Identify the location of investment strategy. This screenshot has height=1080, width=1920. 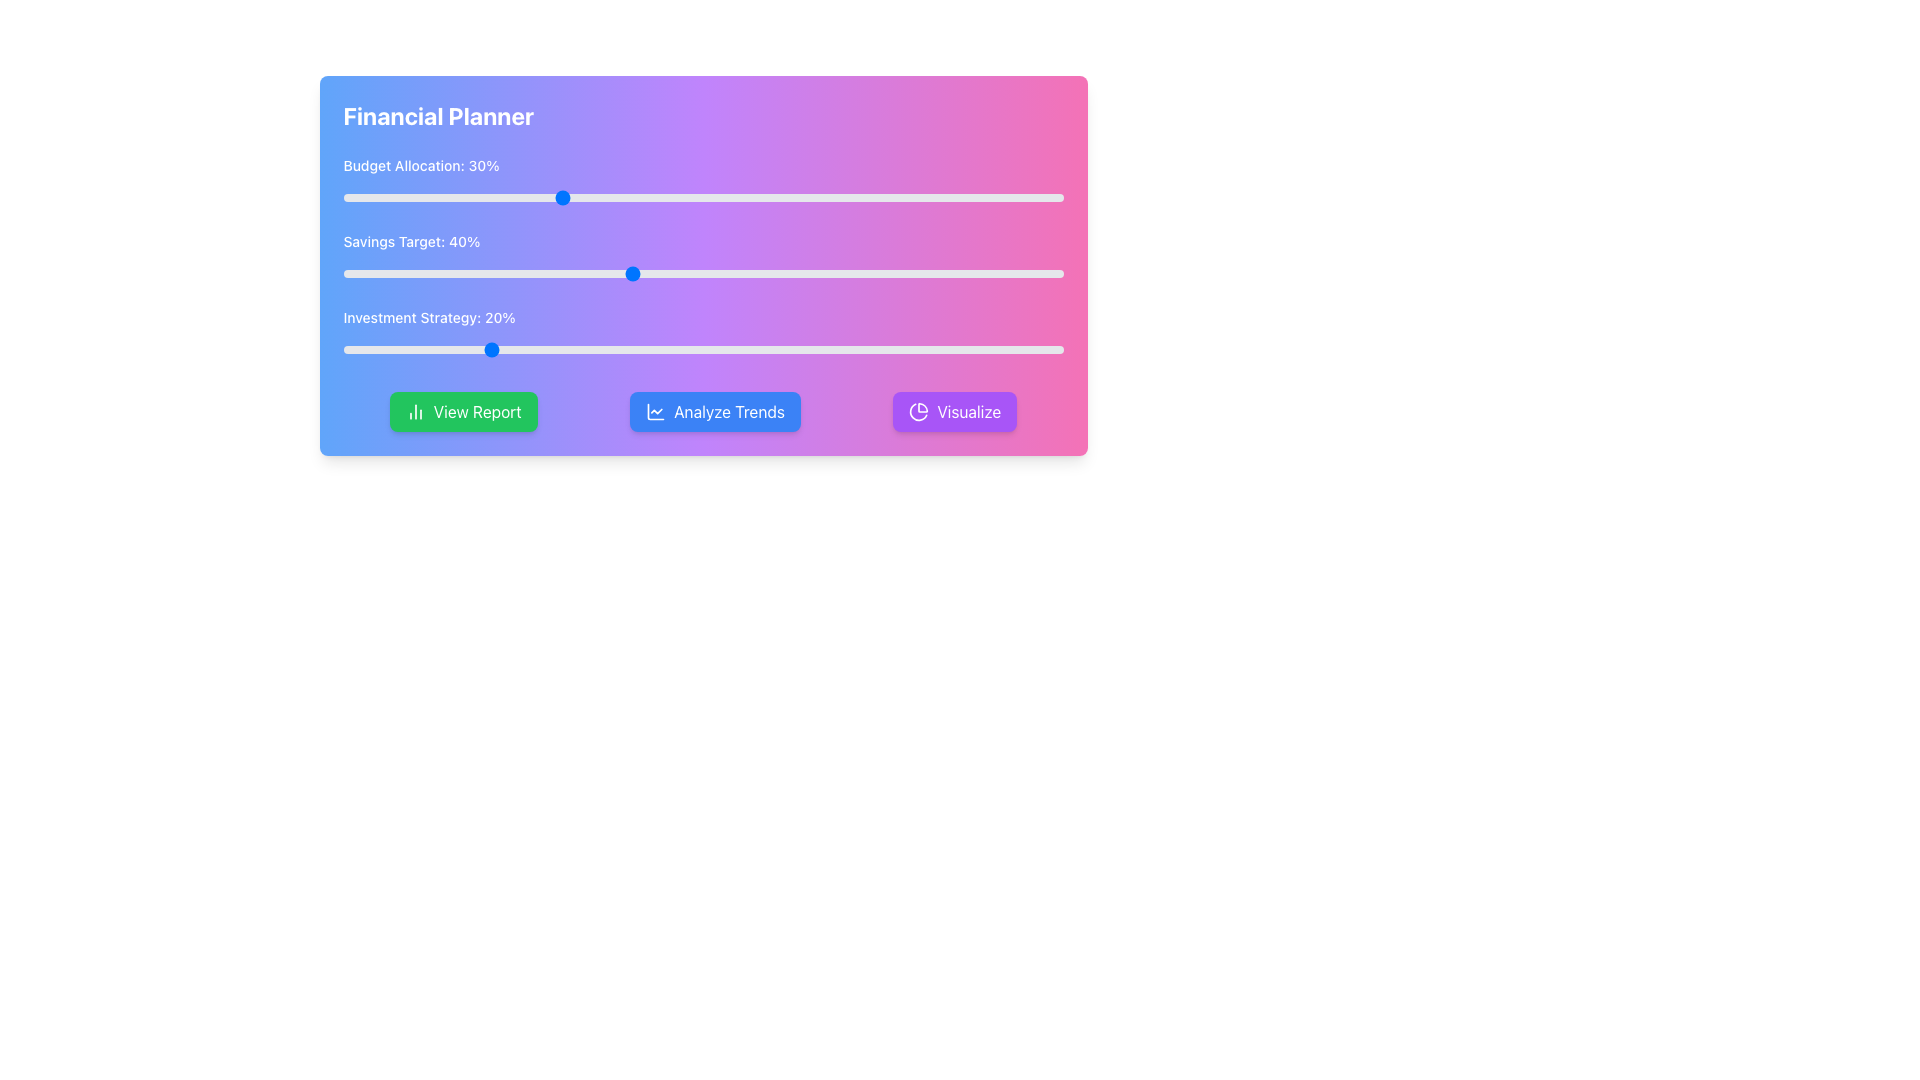
(537, 349).